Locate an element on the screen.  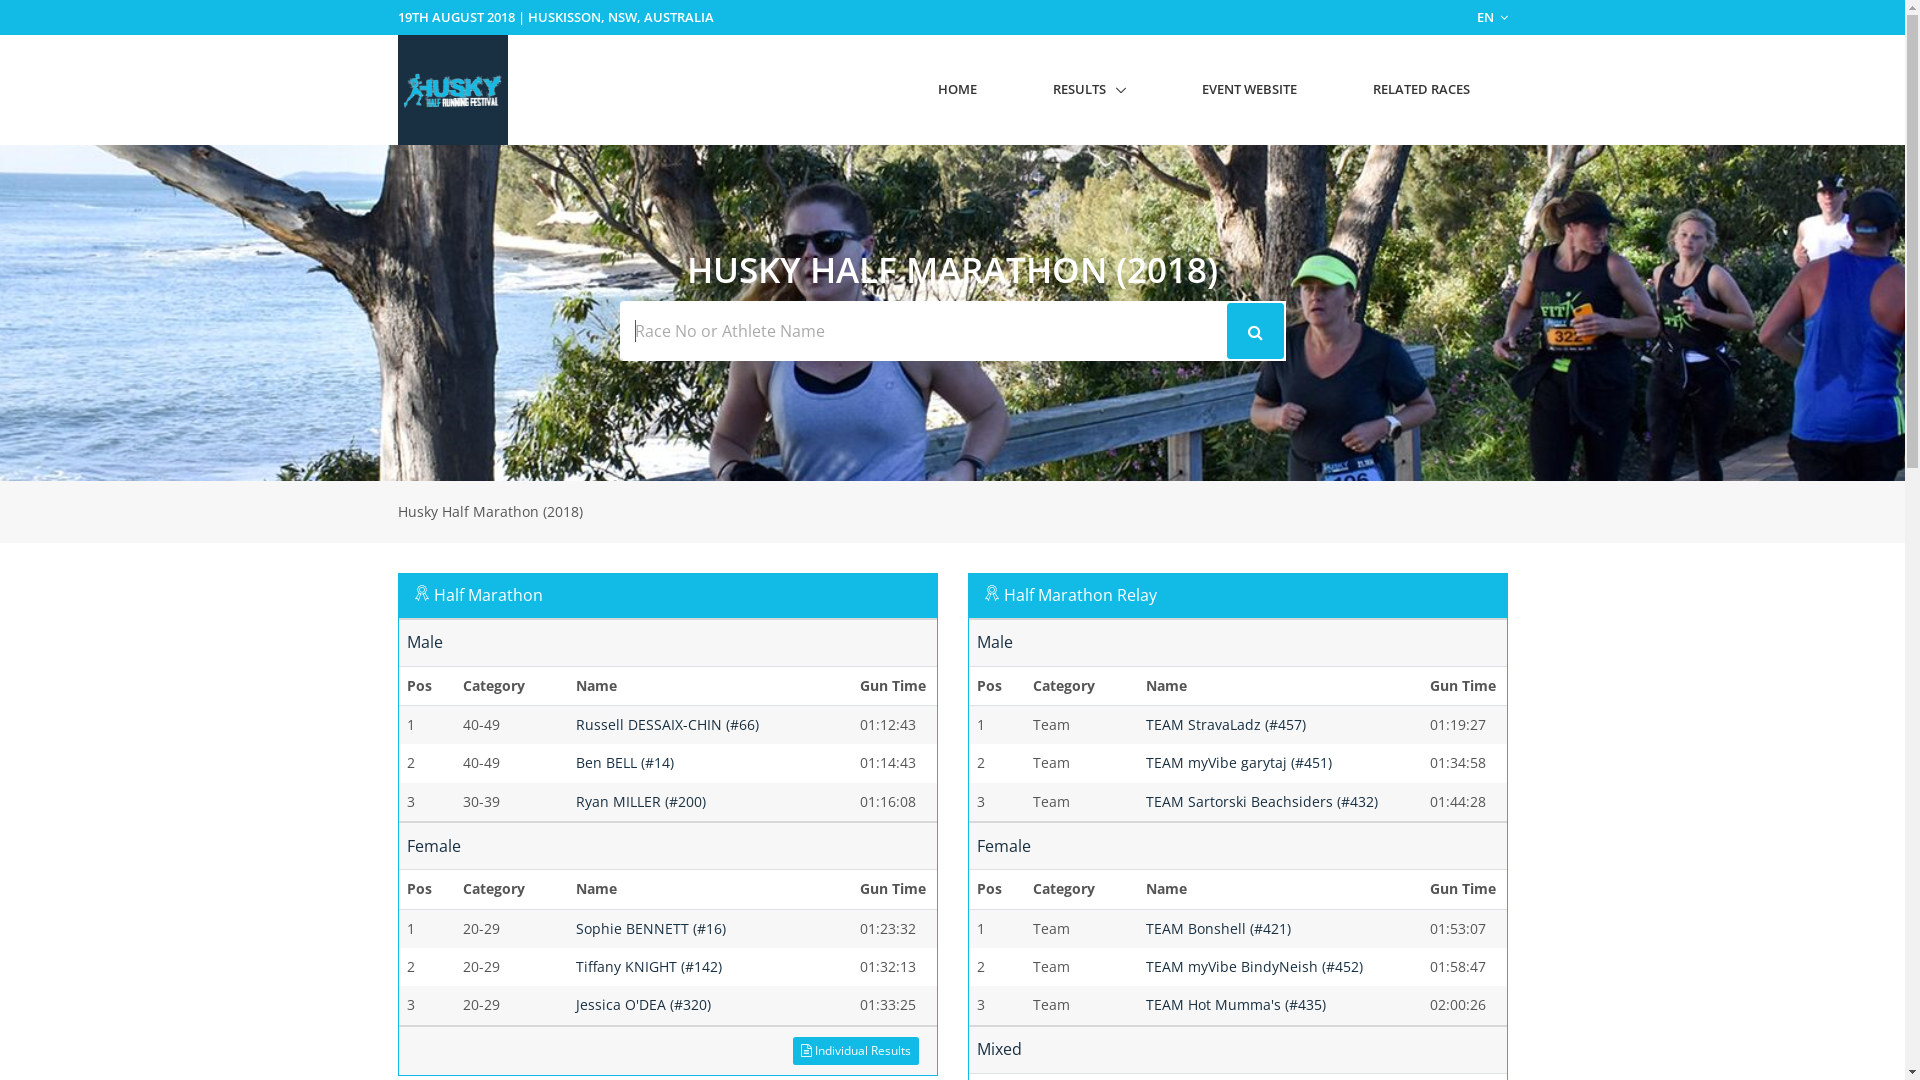
'RESULTS' is located at coordinates (1013, 88).